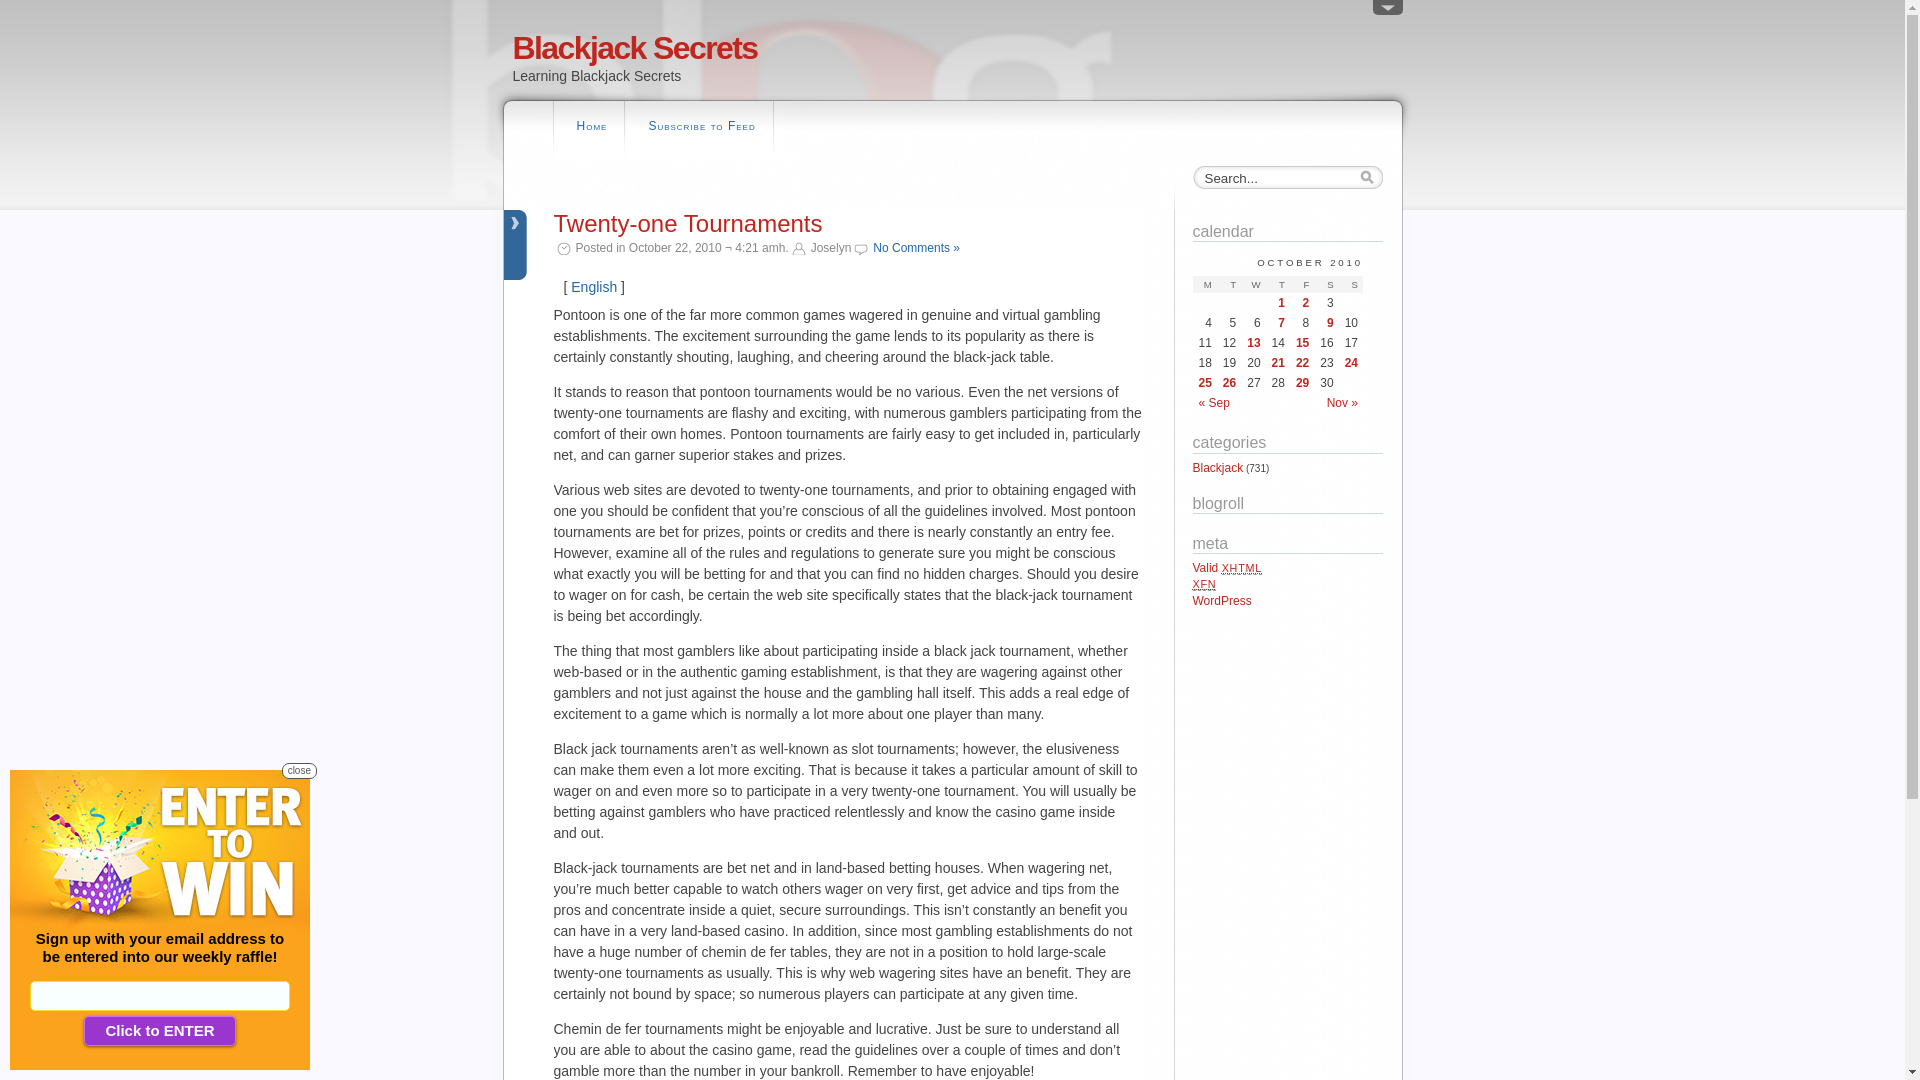  Describe the element at coordinates (570, 286) in the screenshot. I see `'English'` at that location.